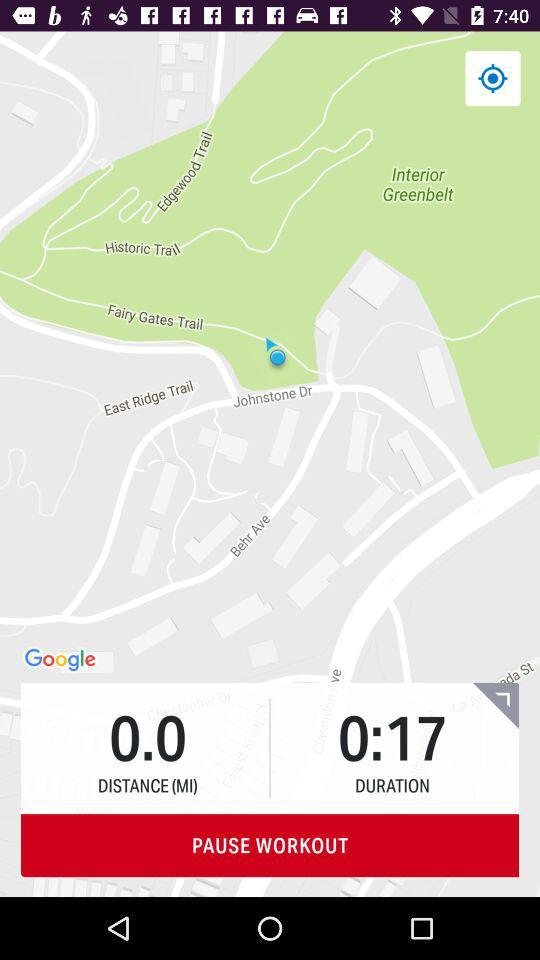 This screenshot has width=540, height=960. Describe the element at coordinates (491, 78) in the screenshot. I see `item at the top right corner` at that location.